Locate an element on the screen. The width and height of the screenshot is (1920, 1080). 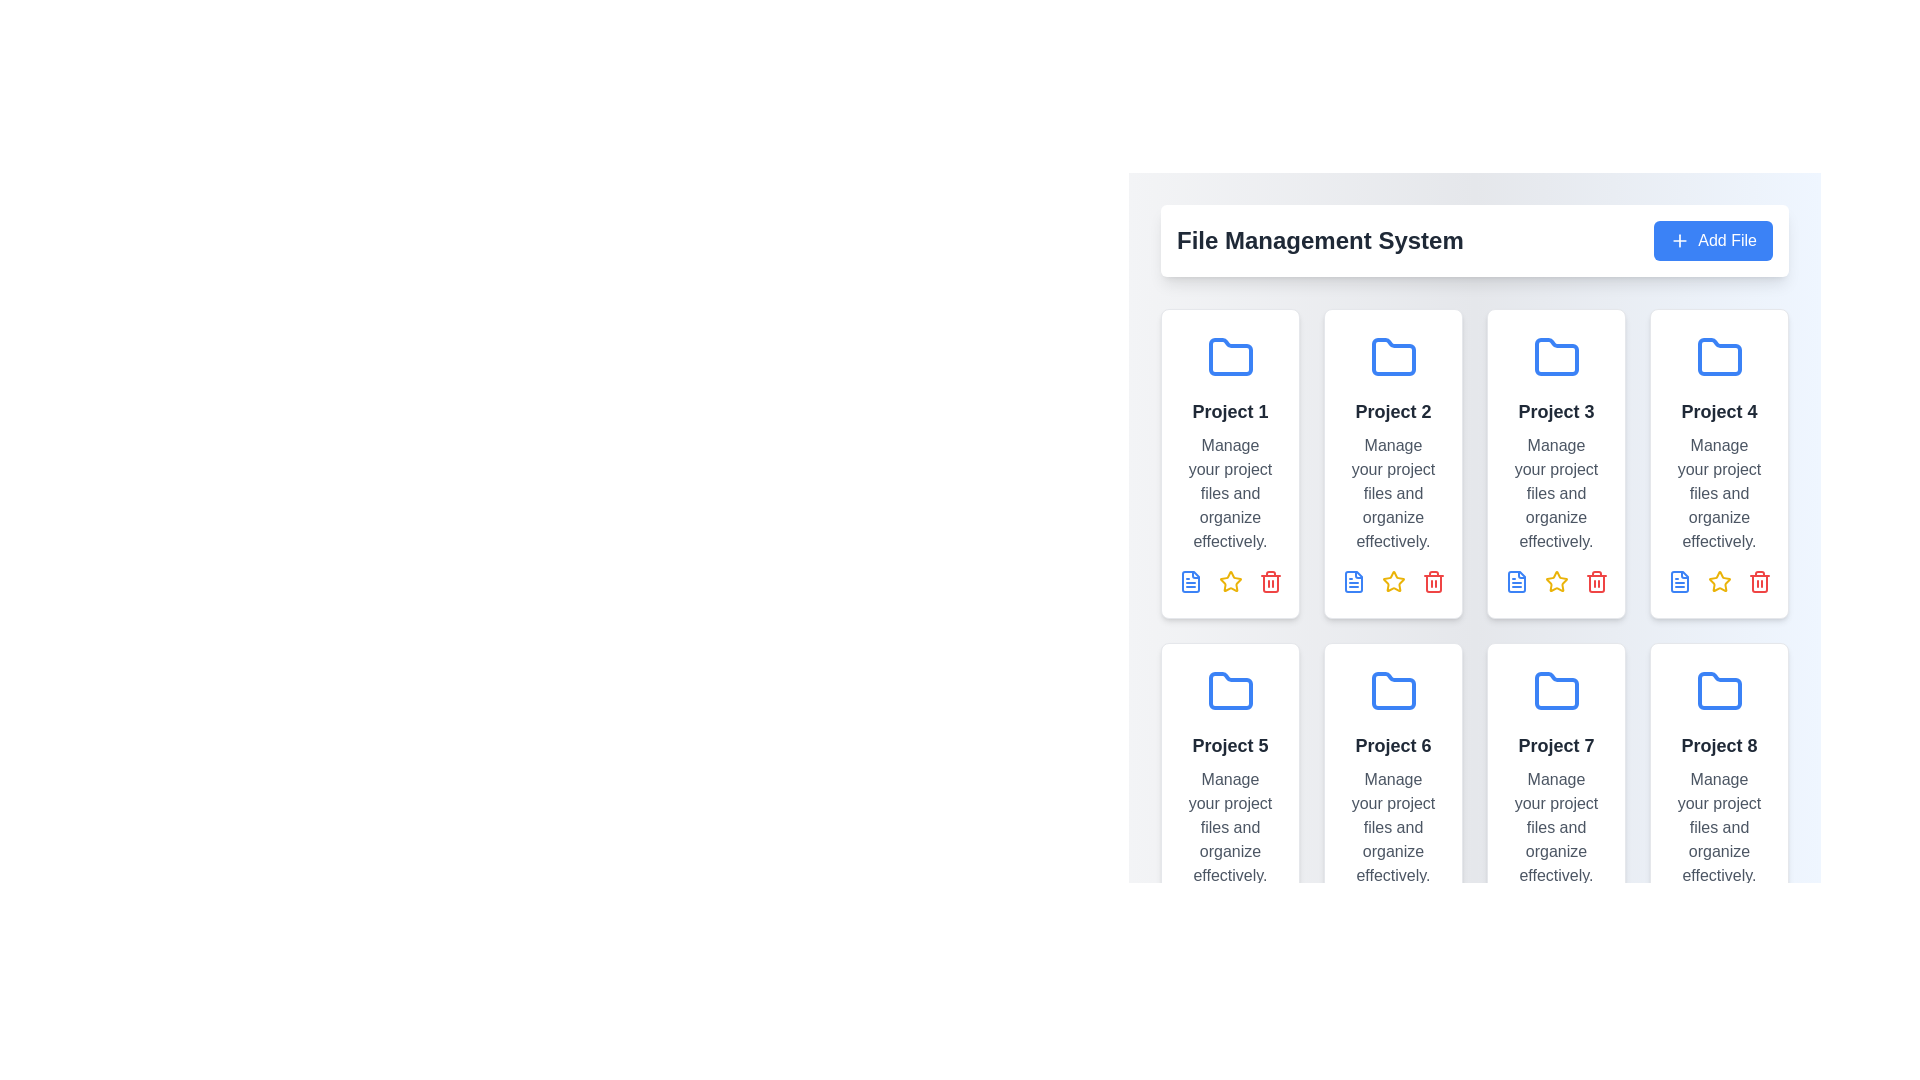
the blue circular button with a white plus sign located within the 'Add File' button on the right-hand side of the interface is located at coordinates (1680, 239).